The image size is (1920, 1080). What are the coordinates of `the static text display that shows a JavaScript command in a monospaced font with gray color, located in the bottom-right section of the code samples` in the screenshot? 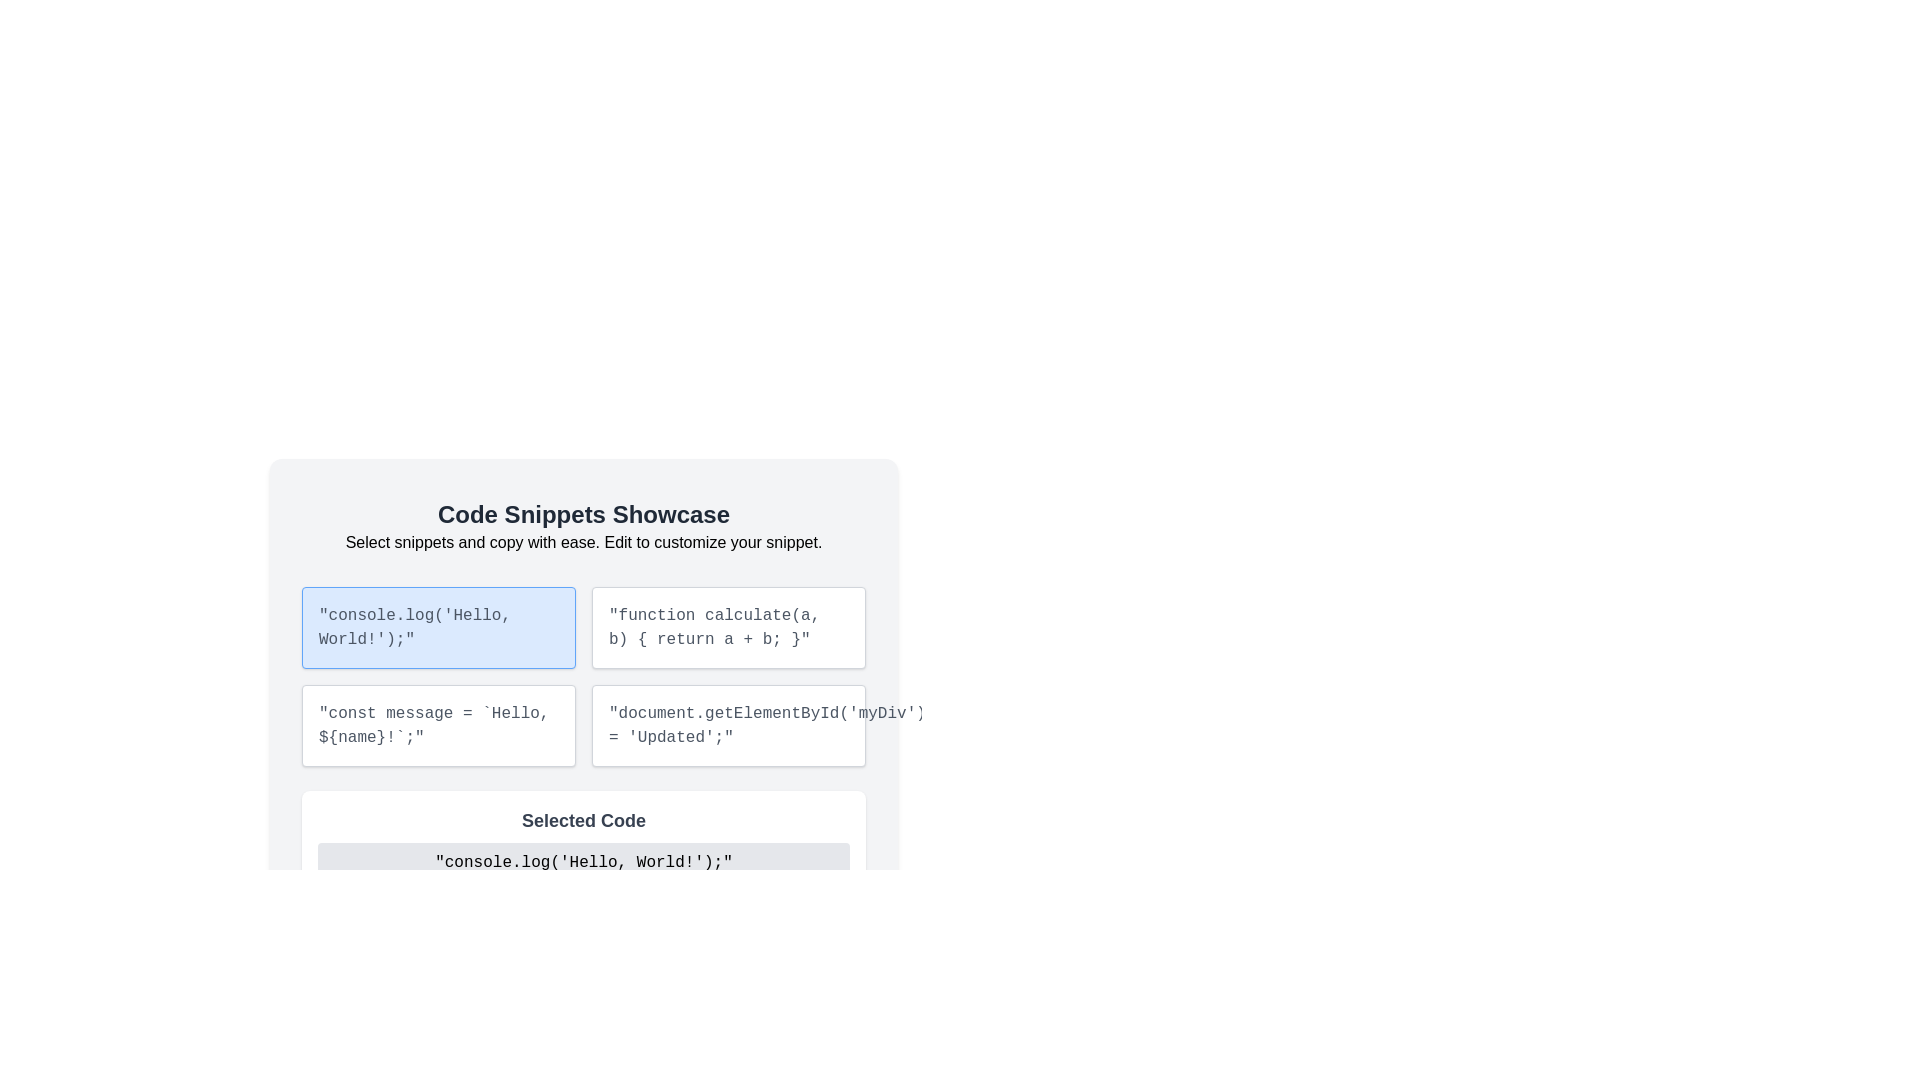 It's located at (728, 725).